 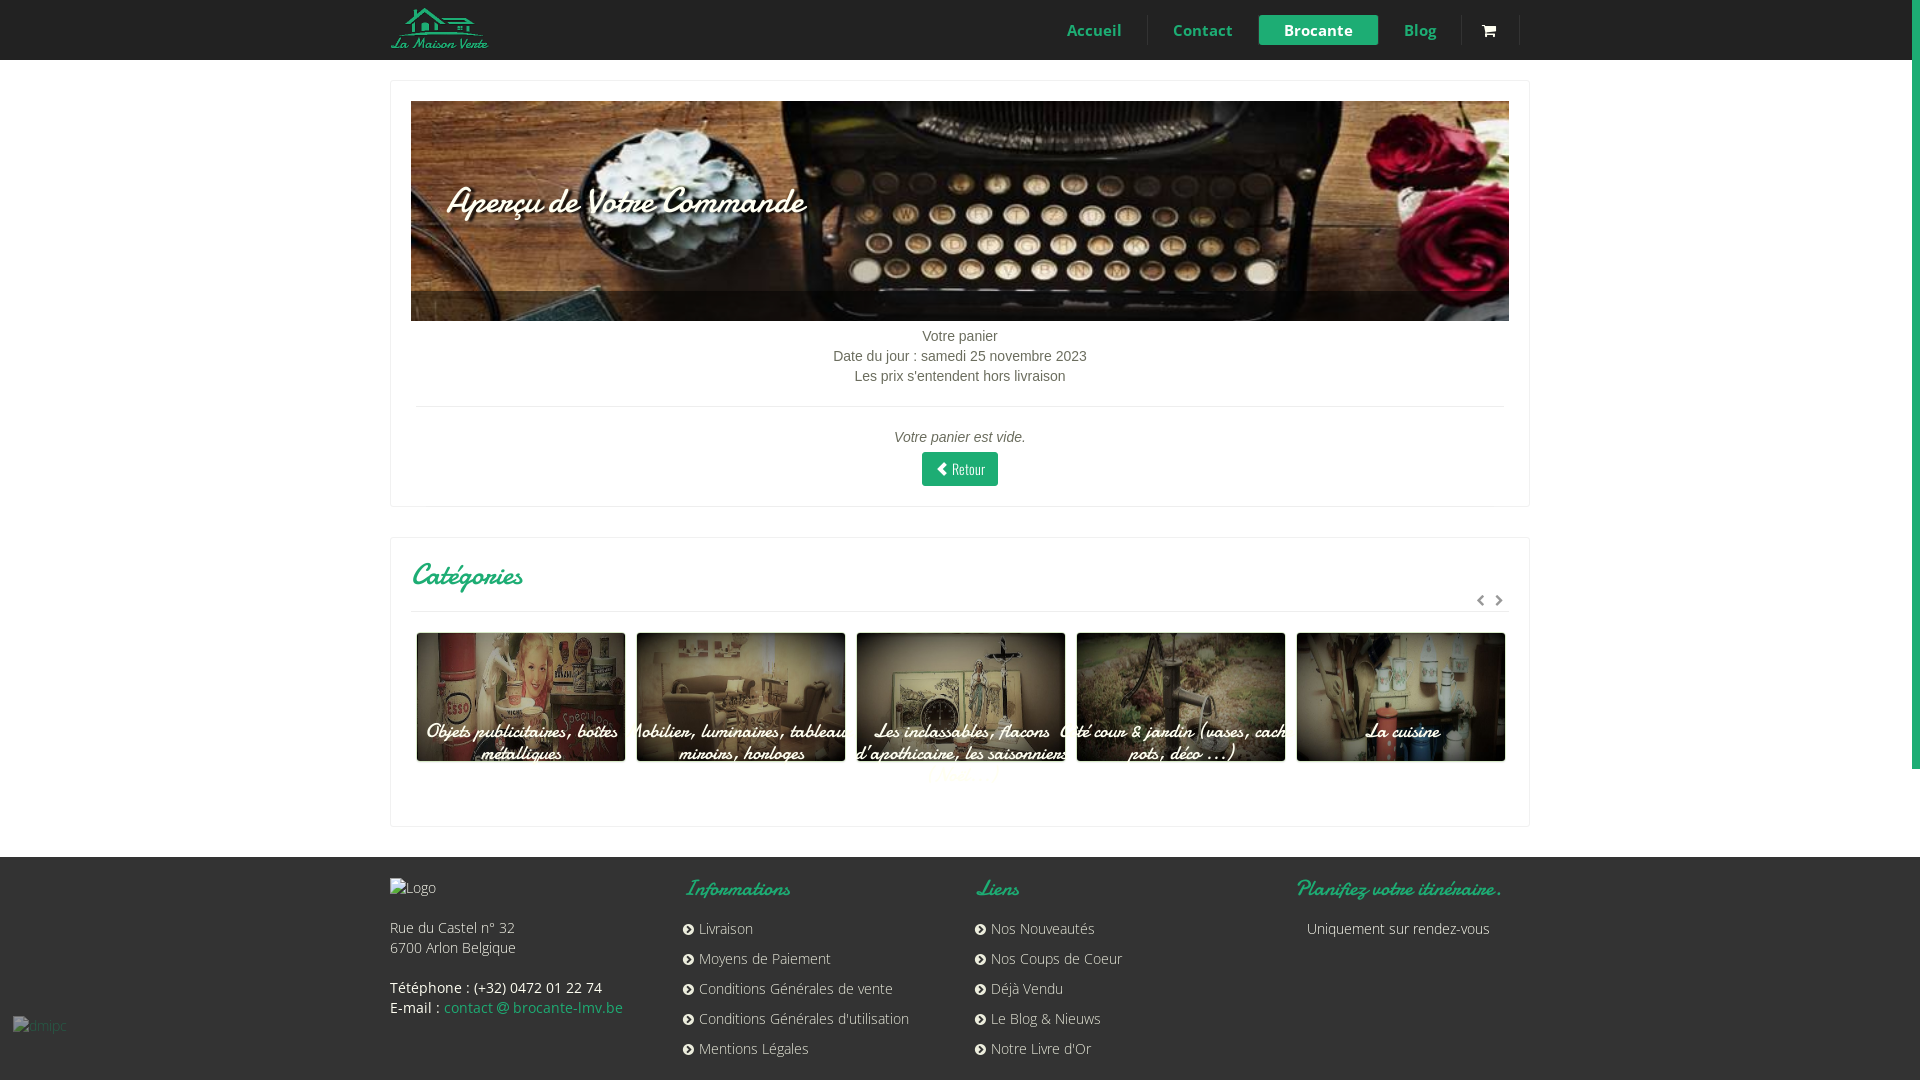 I want to click on 'Nos coups de coeur', so click(x=402, y=717).